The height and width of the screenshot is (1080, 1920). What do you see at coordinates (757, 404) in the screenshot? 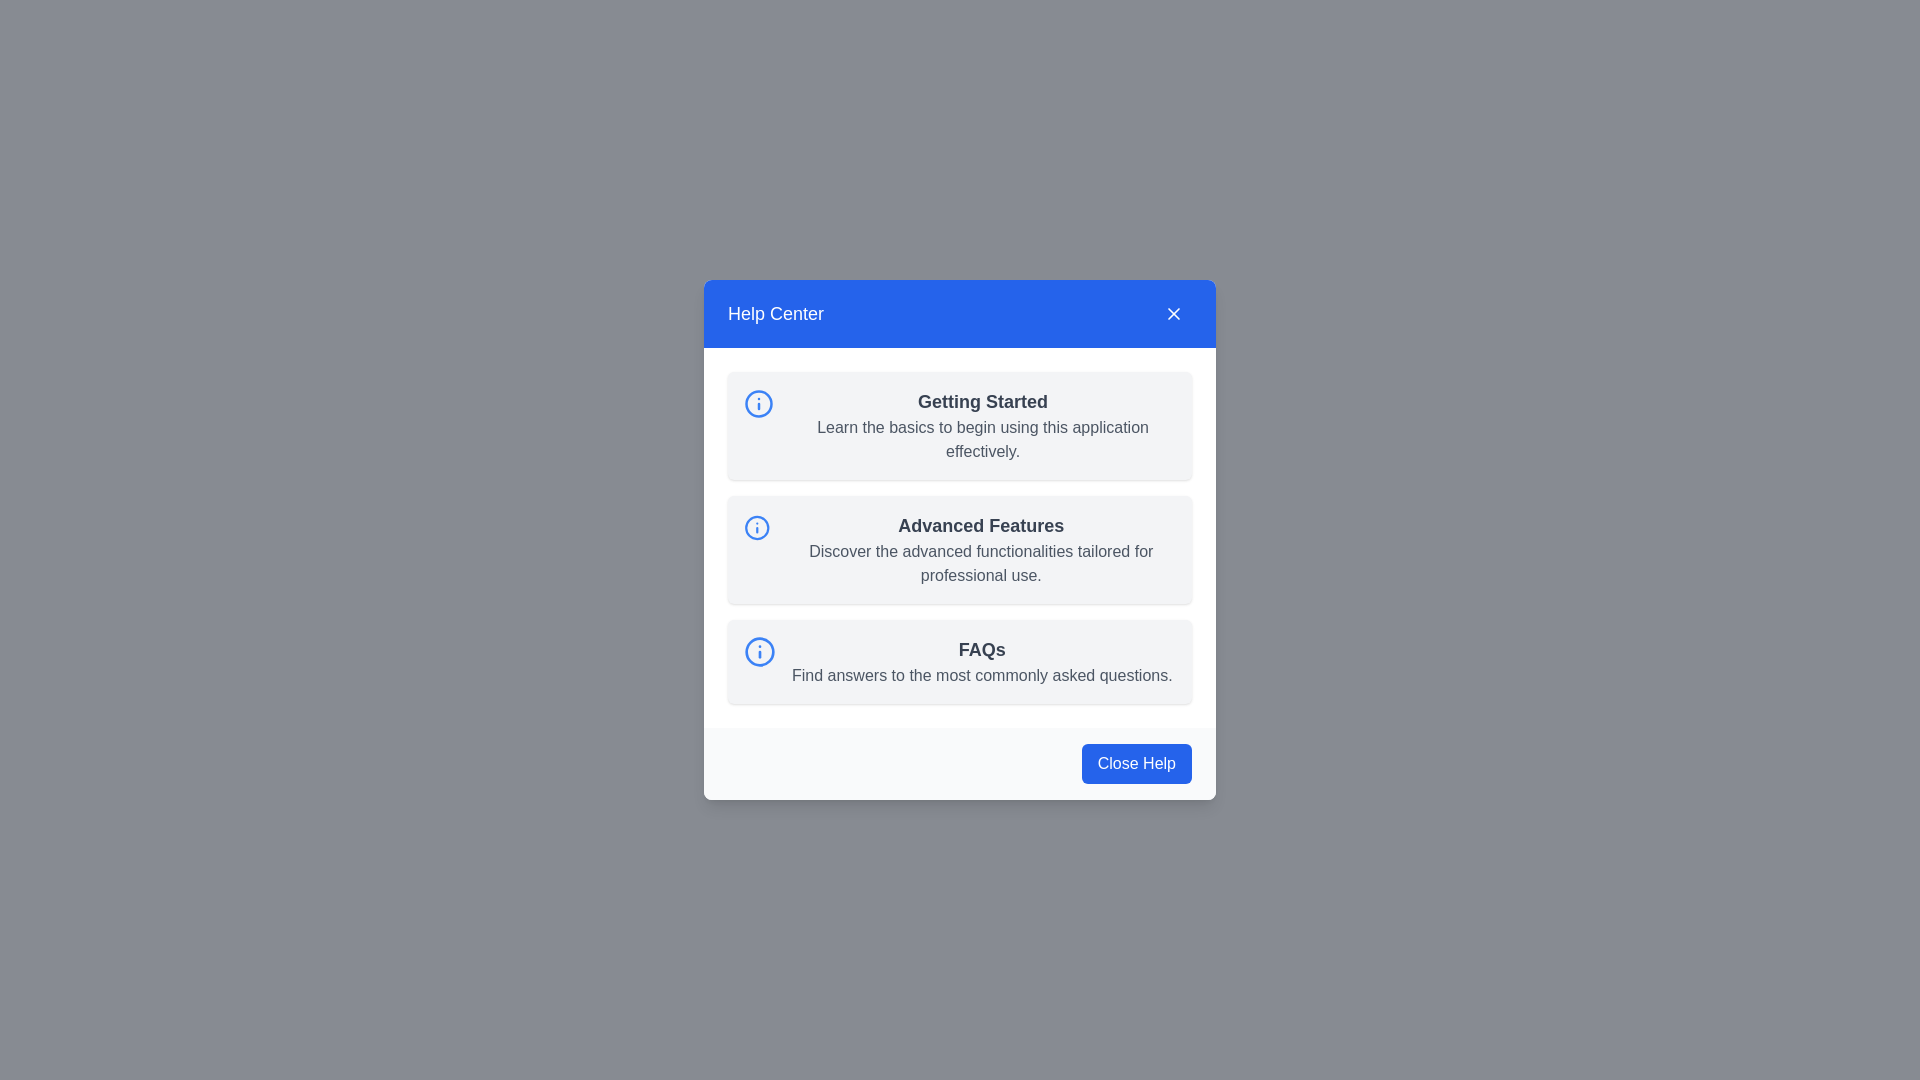
I see `the circular shape within the SVG graphic that symbolizes the information icon for the 'Getting Started' section` at bounding box center [757, 404].